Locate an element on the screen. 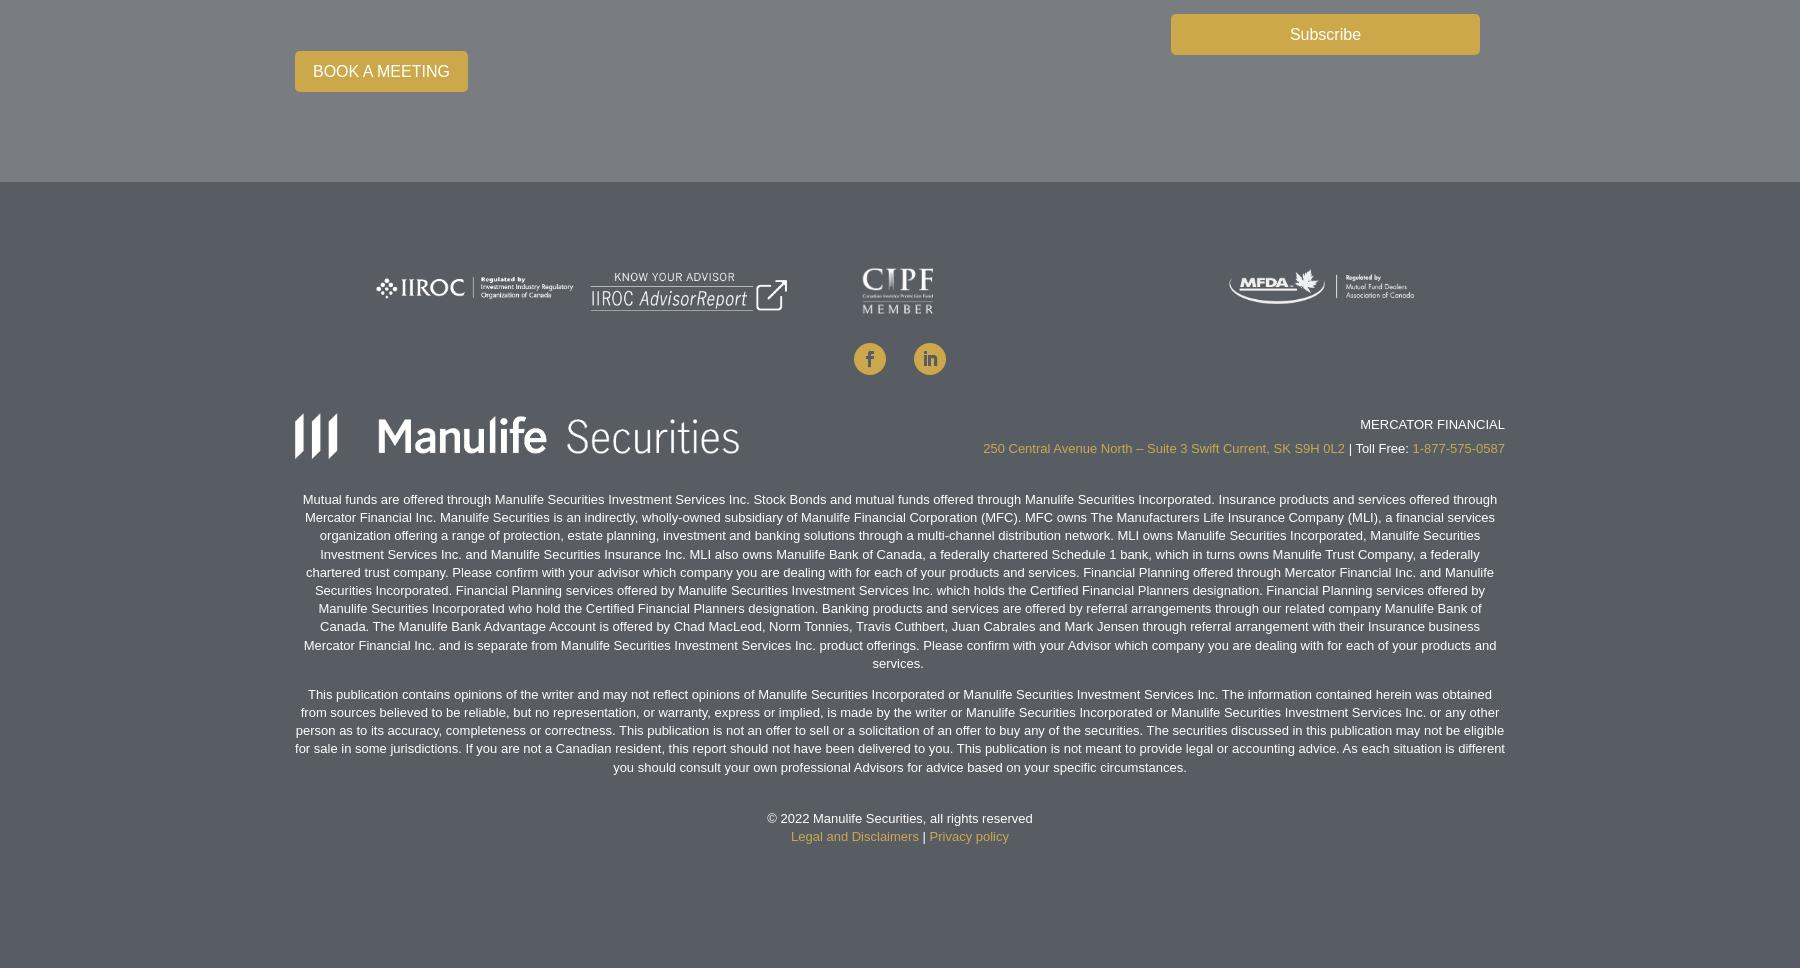  '|' is located at coordinates (922, 836).